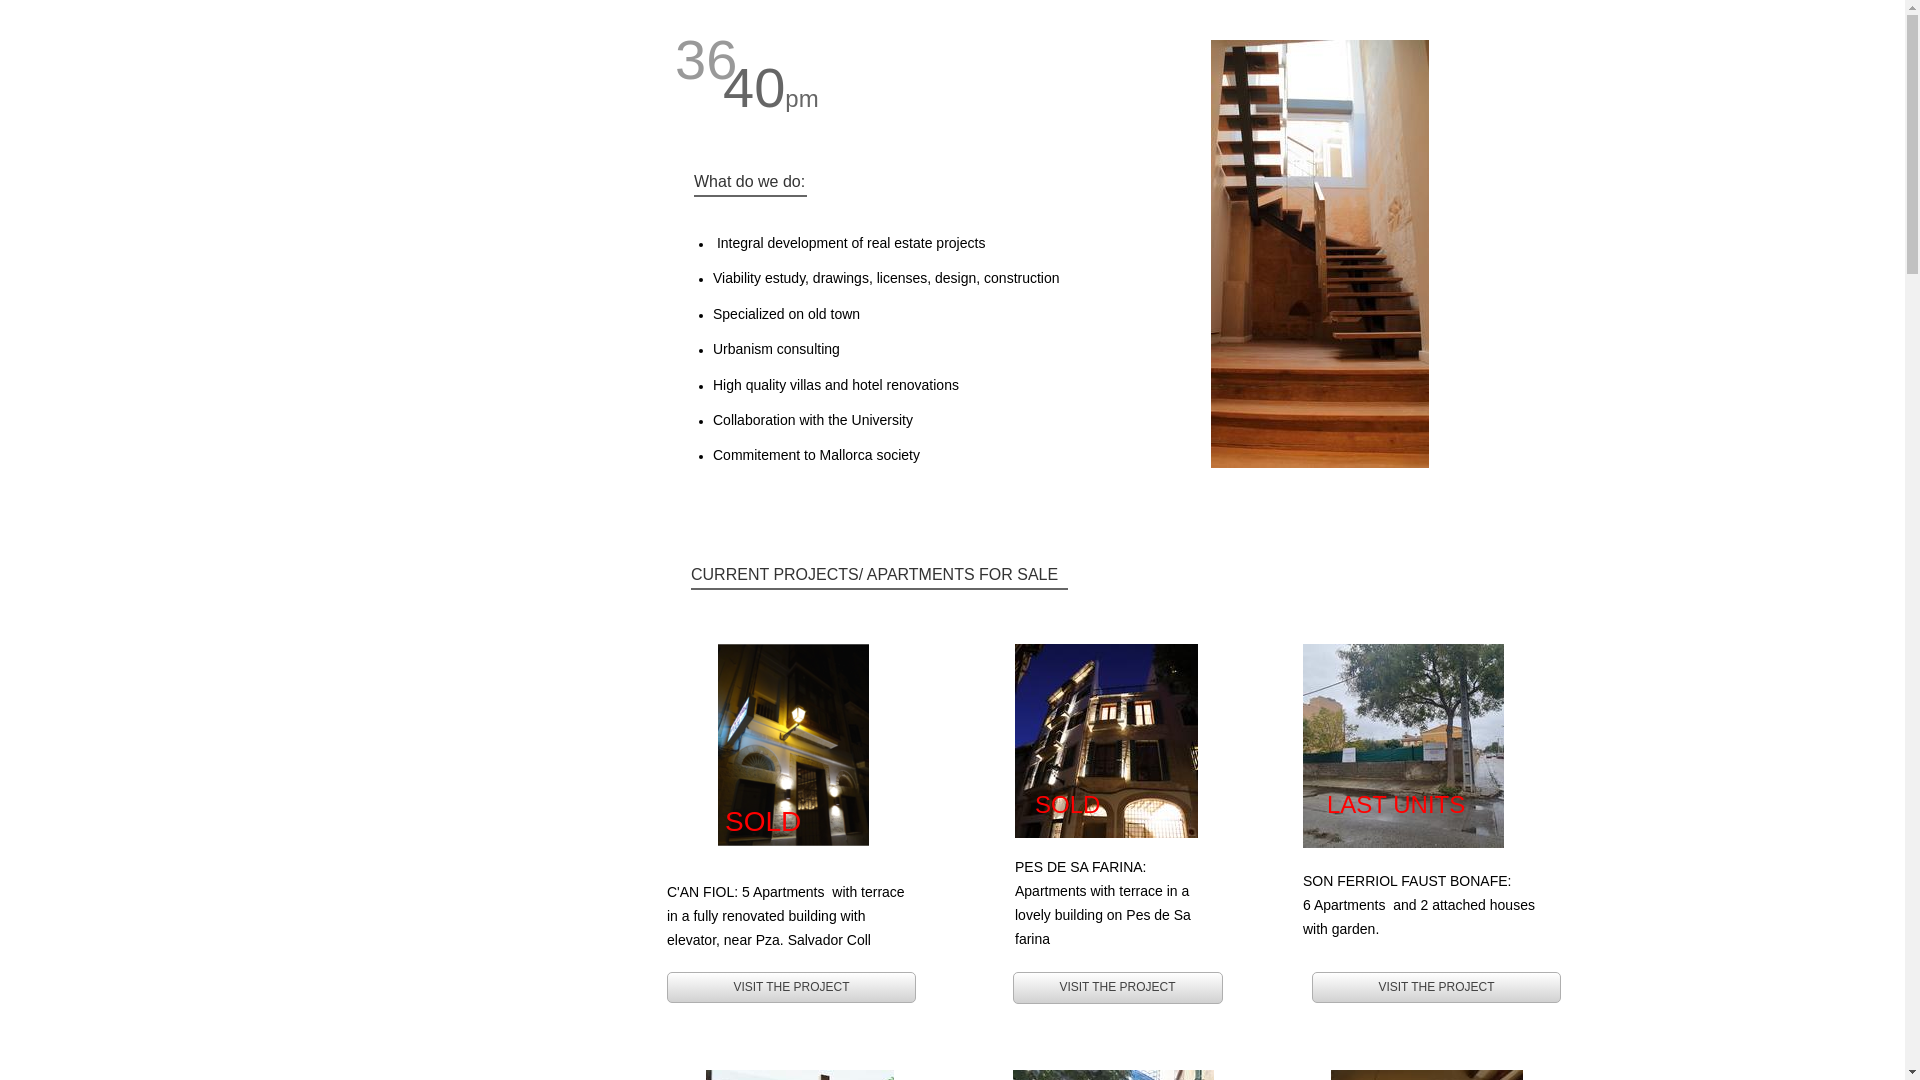 Image resolution: width=1920 pixels, height=1080 pixels. What do you see at coordinates (790, 986) in the screenshot?
I see `'VISIT THE PROJECT'` at bounding box center [790, 986].